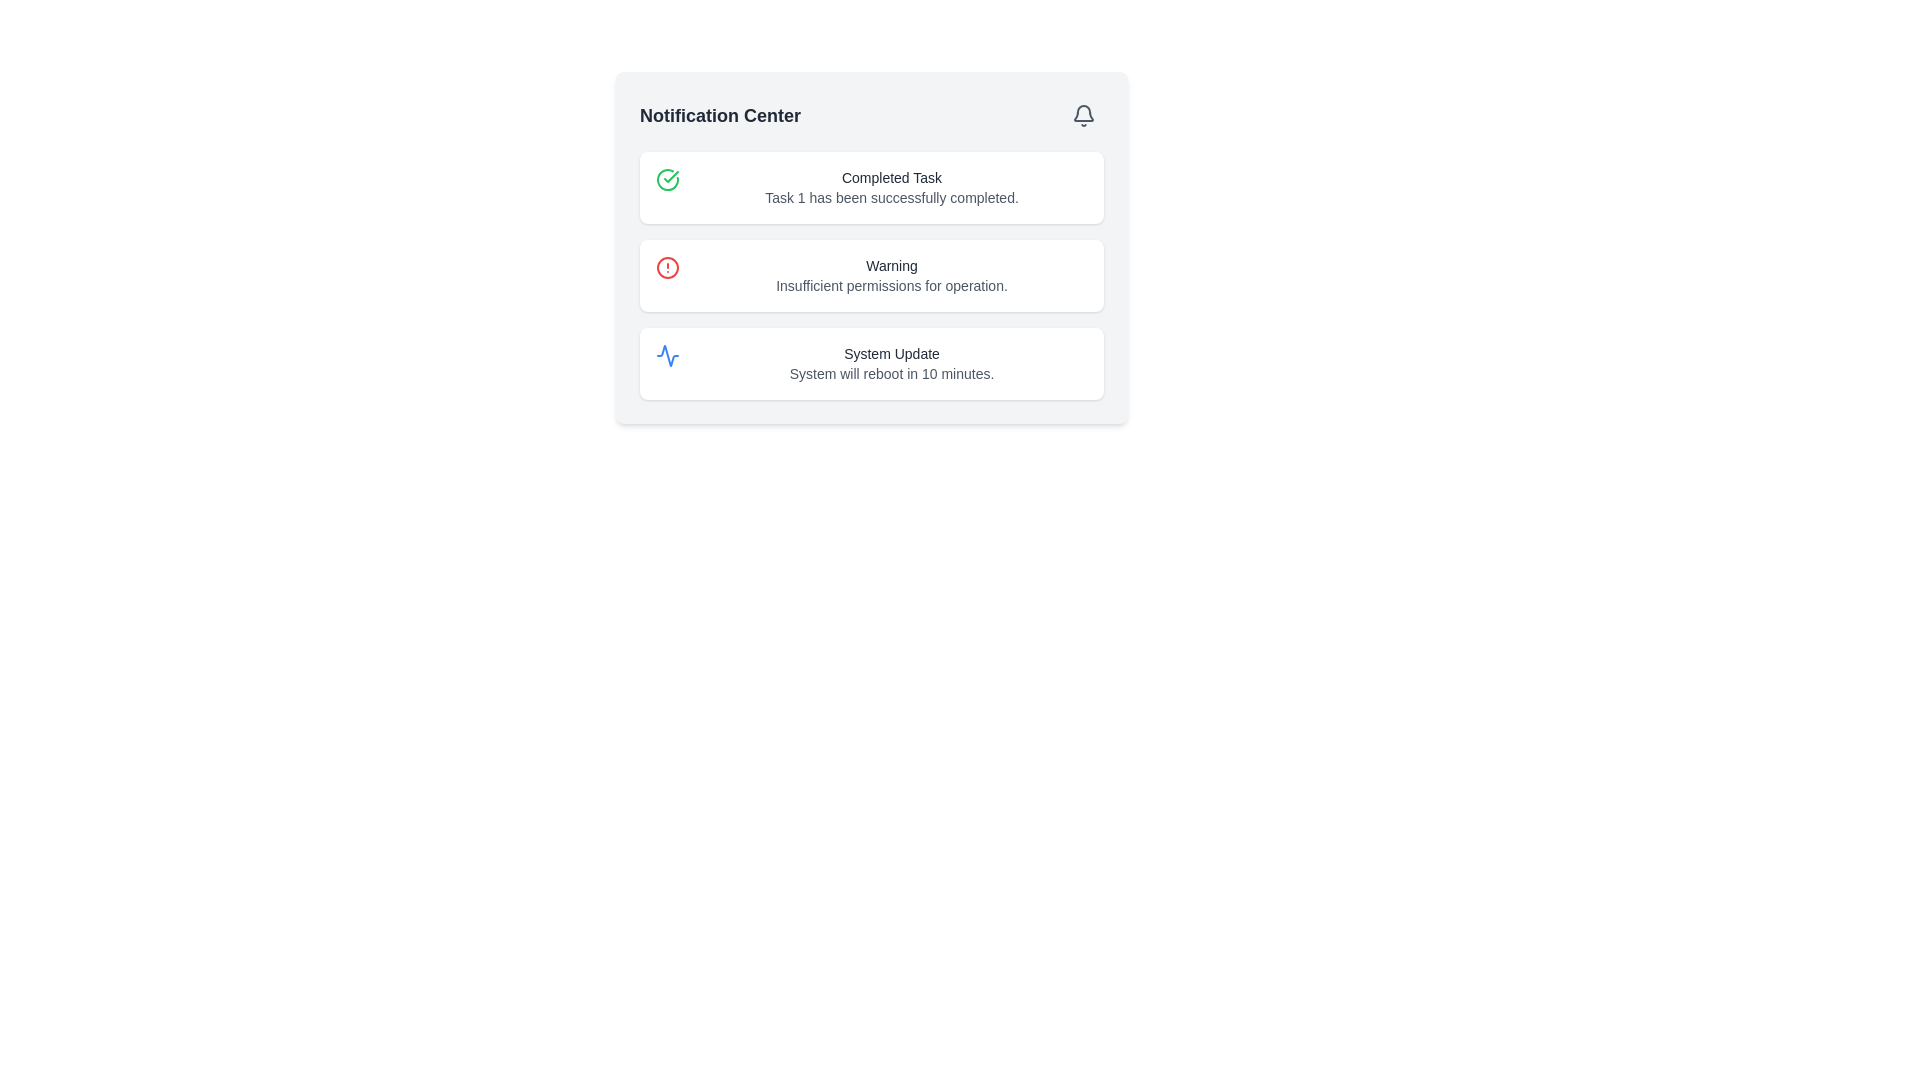  Describe the element at coordinates (872, 363) in the screenshot. I see `the Notification card with the title 'System Update' and subtitle 'System will reboot in 10 minutes.' which is the last card in a vertical list of three notifications` at that location.